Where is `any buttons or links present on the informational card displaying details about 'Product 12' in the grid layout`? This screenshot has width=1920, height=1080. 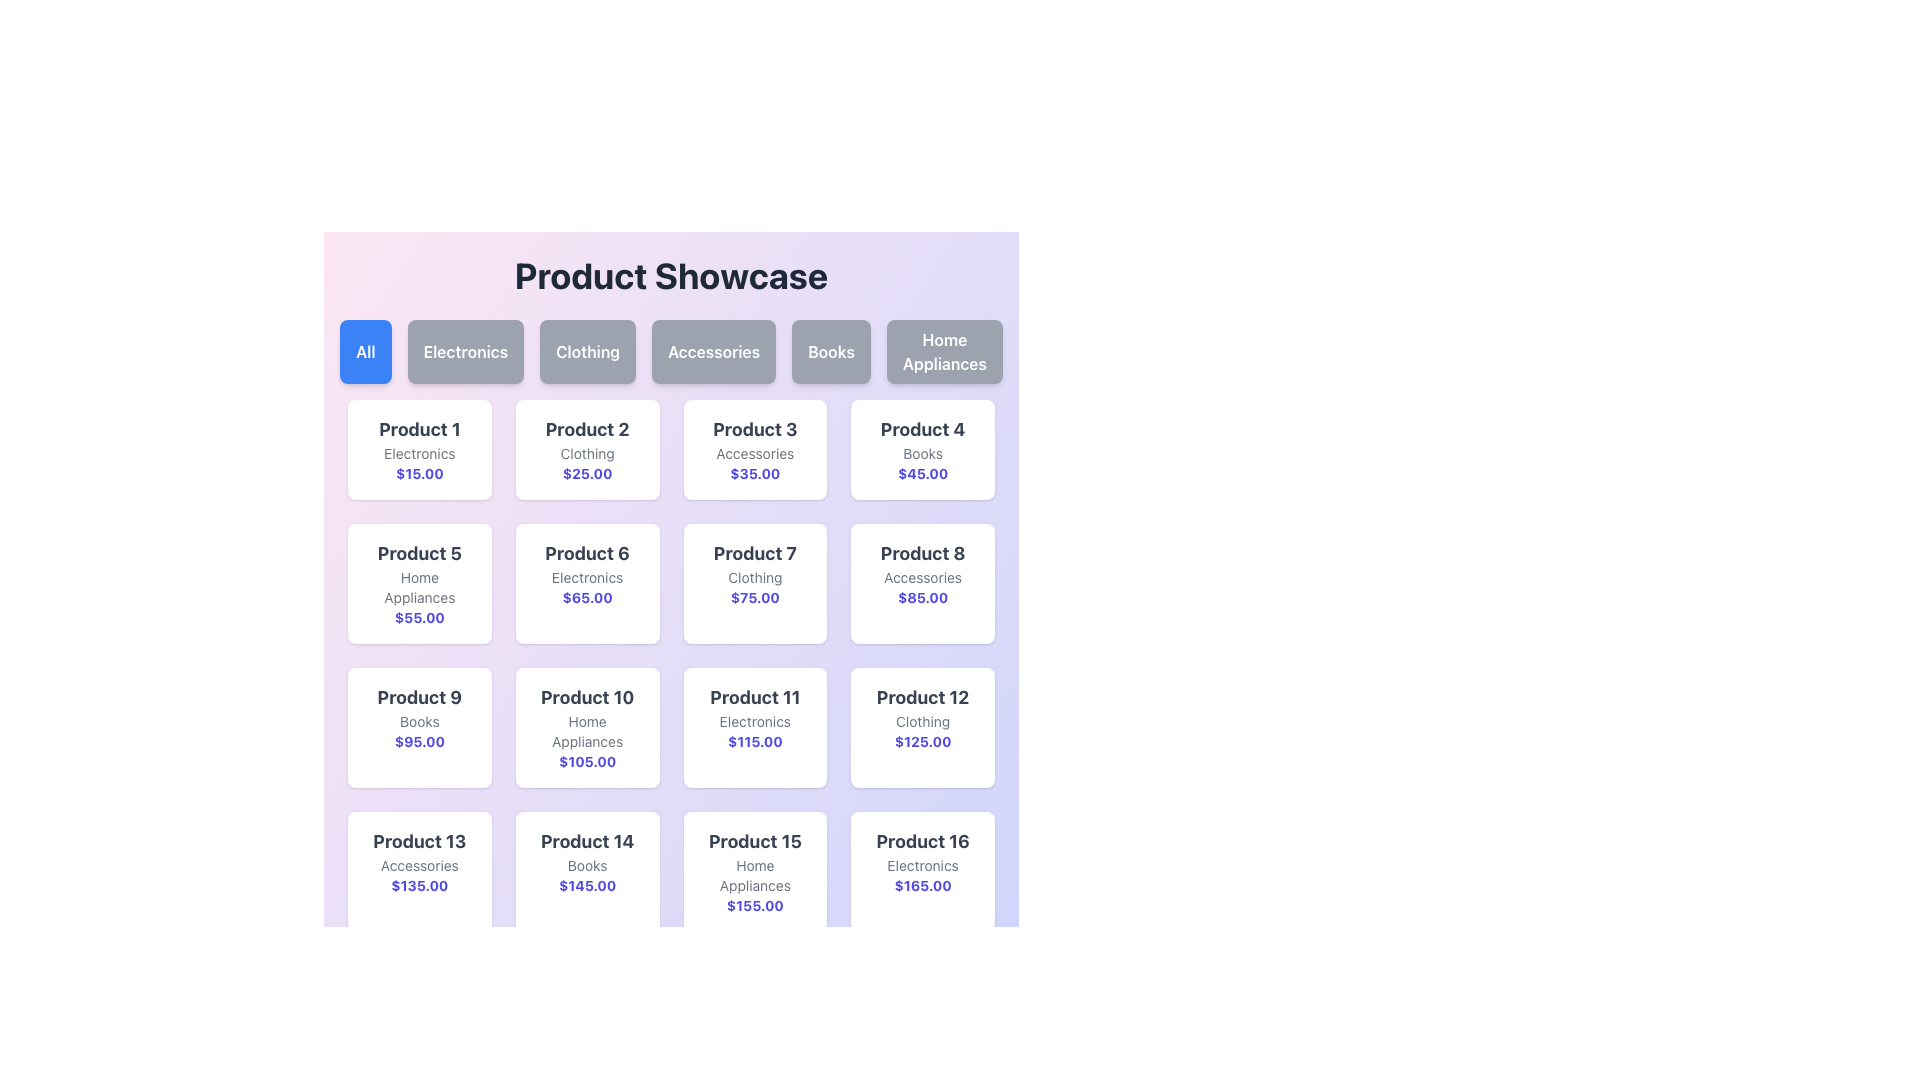 any buttons or links present on the informational card displaying details about 'Product 12' in the grid layout is located at coordinates (921, 728).